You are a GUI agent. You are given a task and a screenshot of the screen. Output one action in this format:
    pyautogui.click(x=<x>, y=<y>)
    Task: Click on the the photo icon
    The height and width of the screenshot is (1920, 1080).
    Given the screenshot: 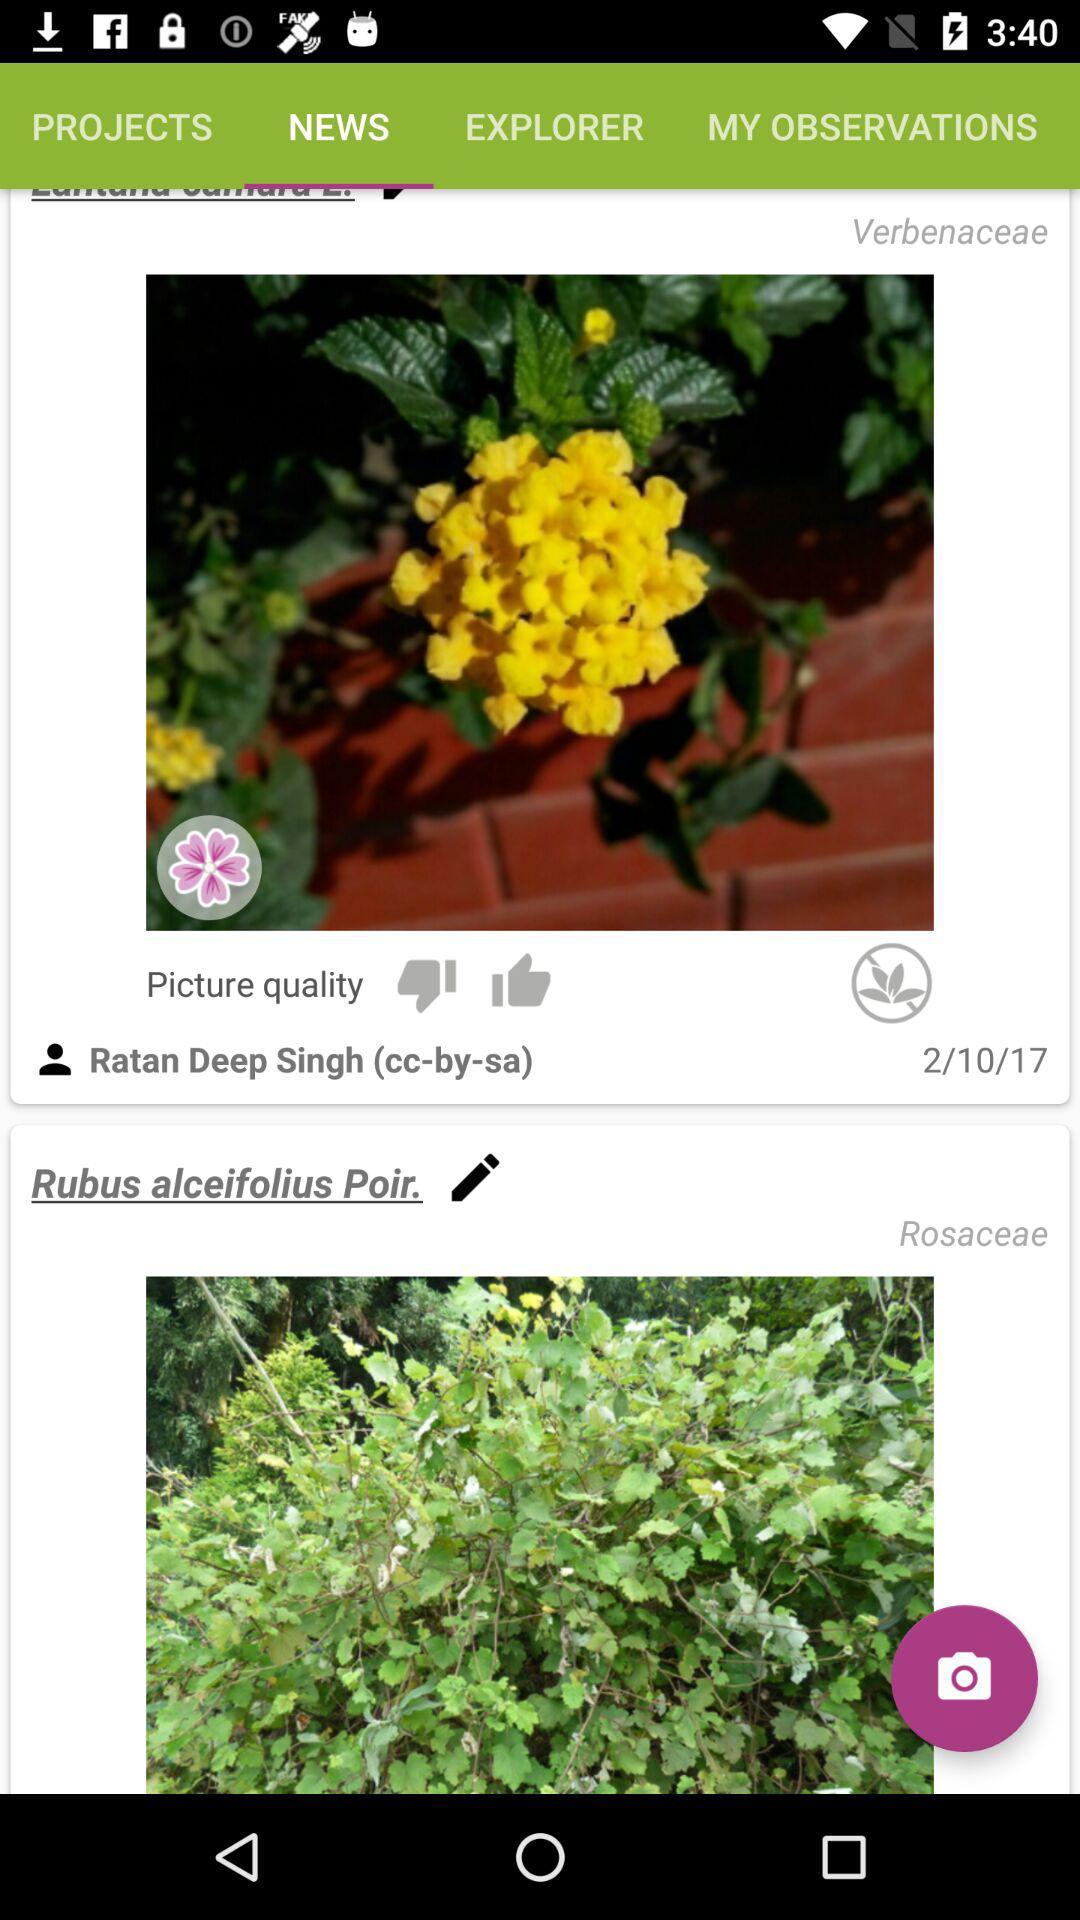 What is the action you would take?
    pyautogui.click(x=963, y=1678)
    